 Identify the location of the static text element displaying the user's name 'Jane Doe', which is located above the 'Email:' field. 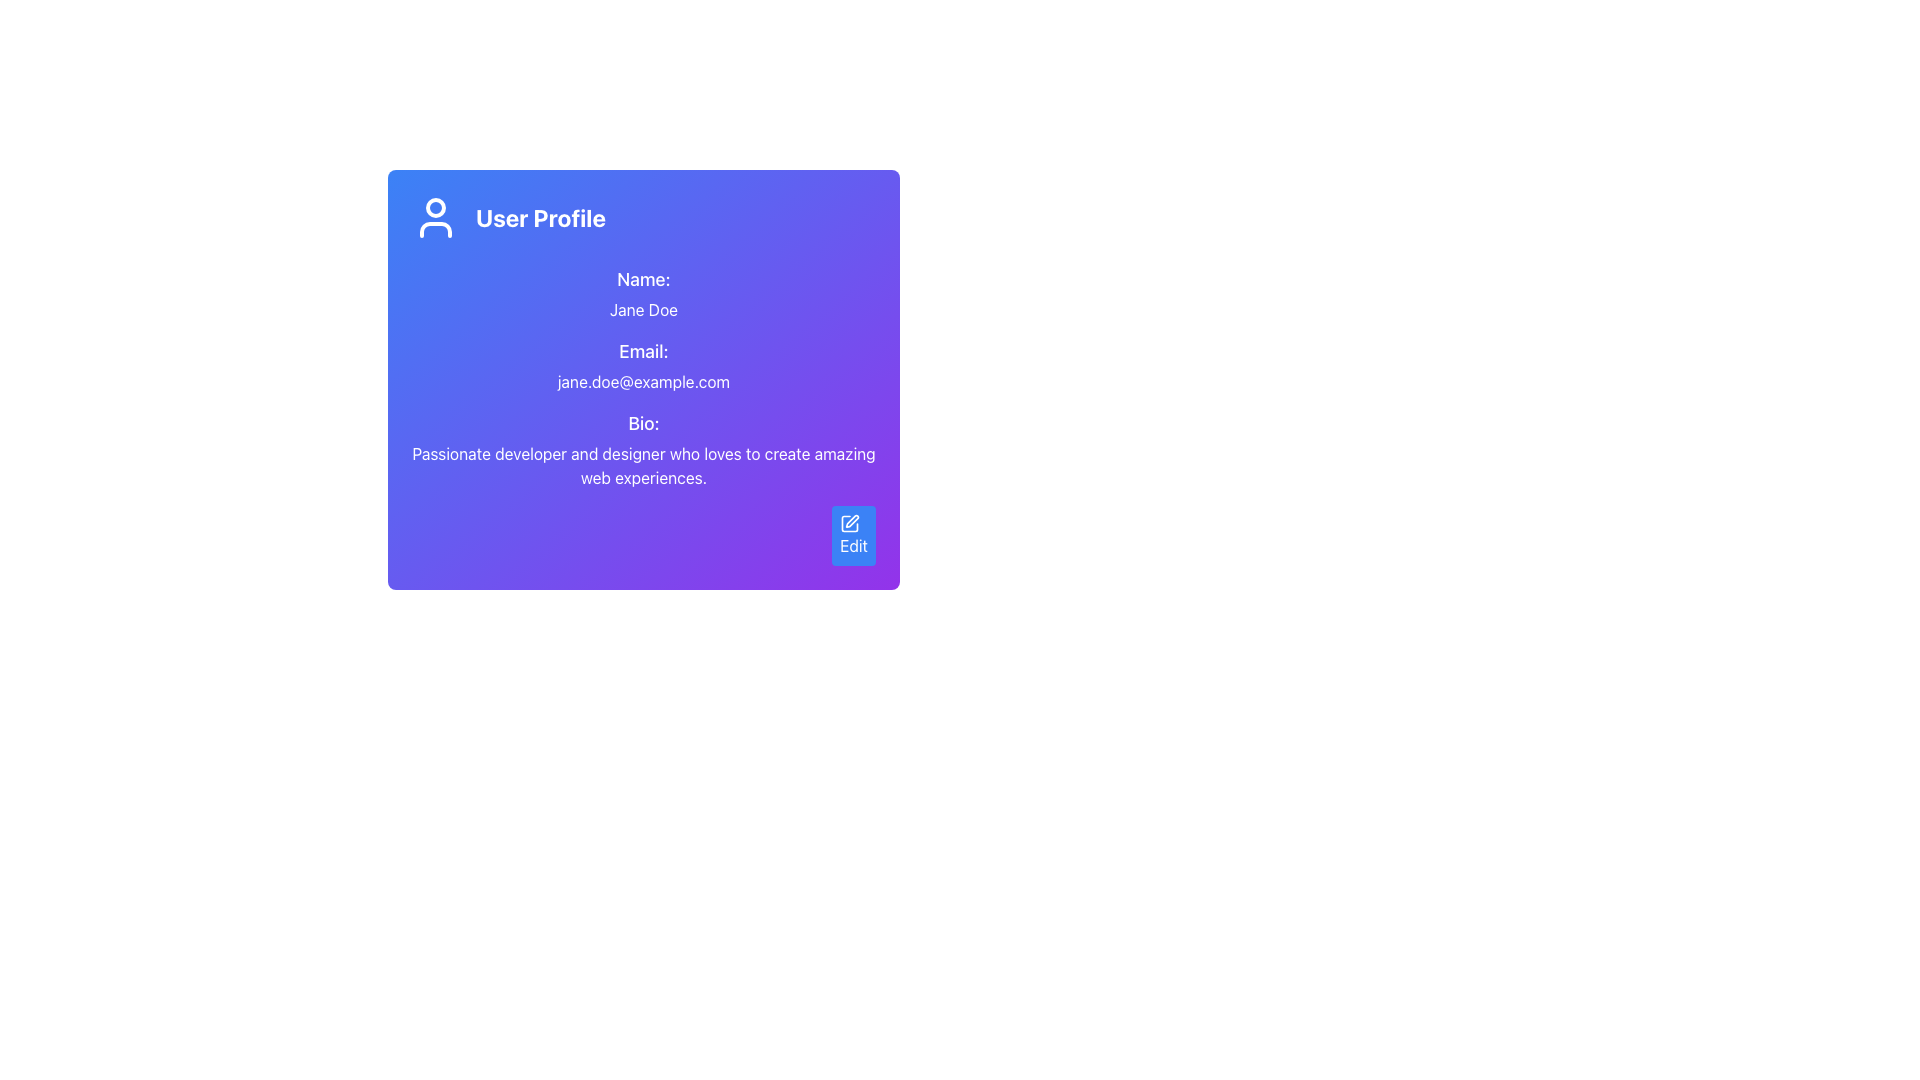
(643, 309).